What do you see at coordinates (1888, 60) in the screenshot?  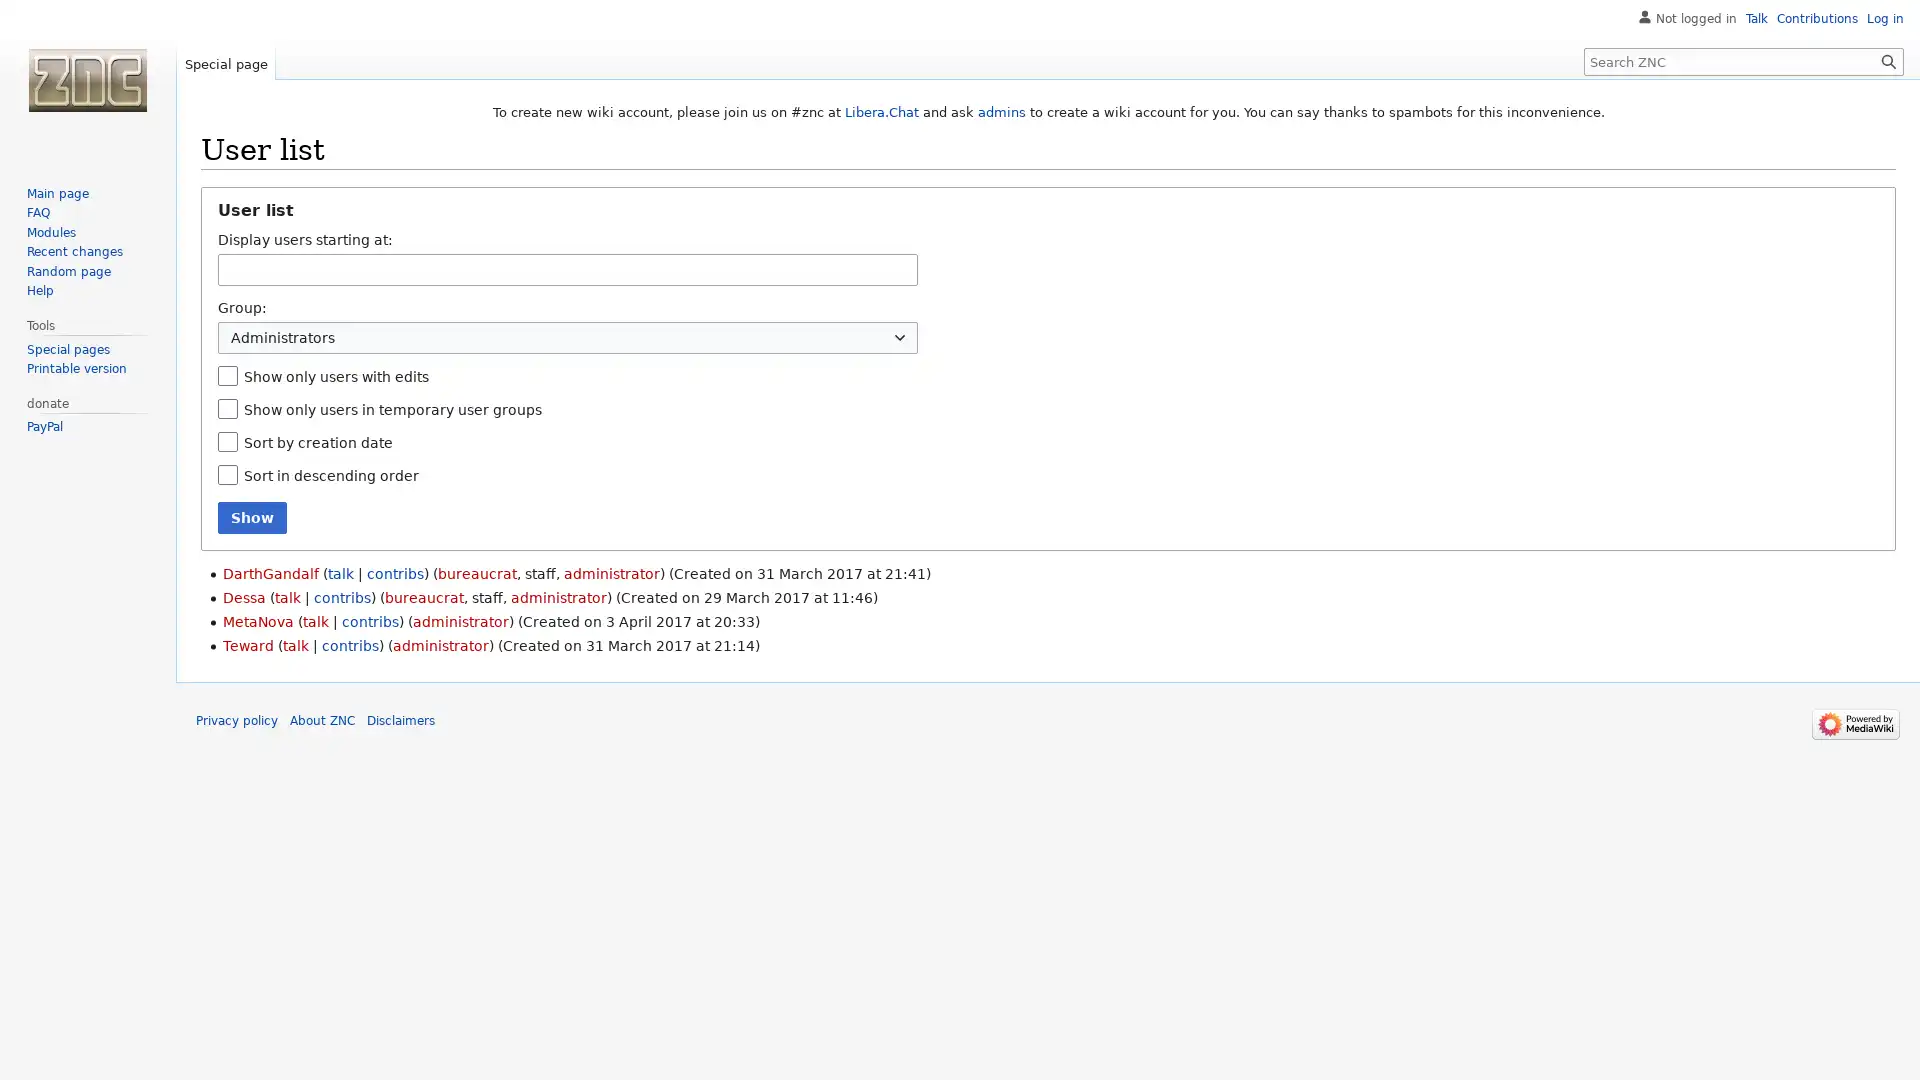 I see `Search` at bounding box center [1888, 60].